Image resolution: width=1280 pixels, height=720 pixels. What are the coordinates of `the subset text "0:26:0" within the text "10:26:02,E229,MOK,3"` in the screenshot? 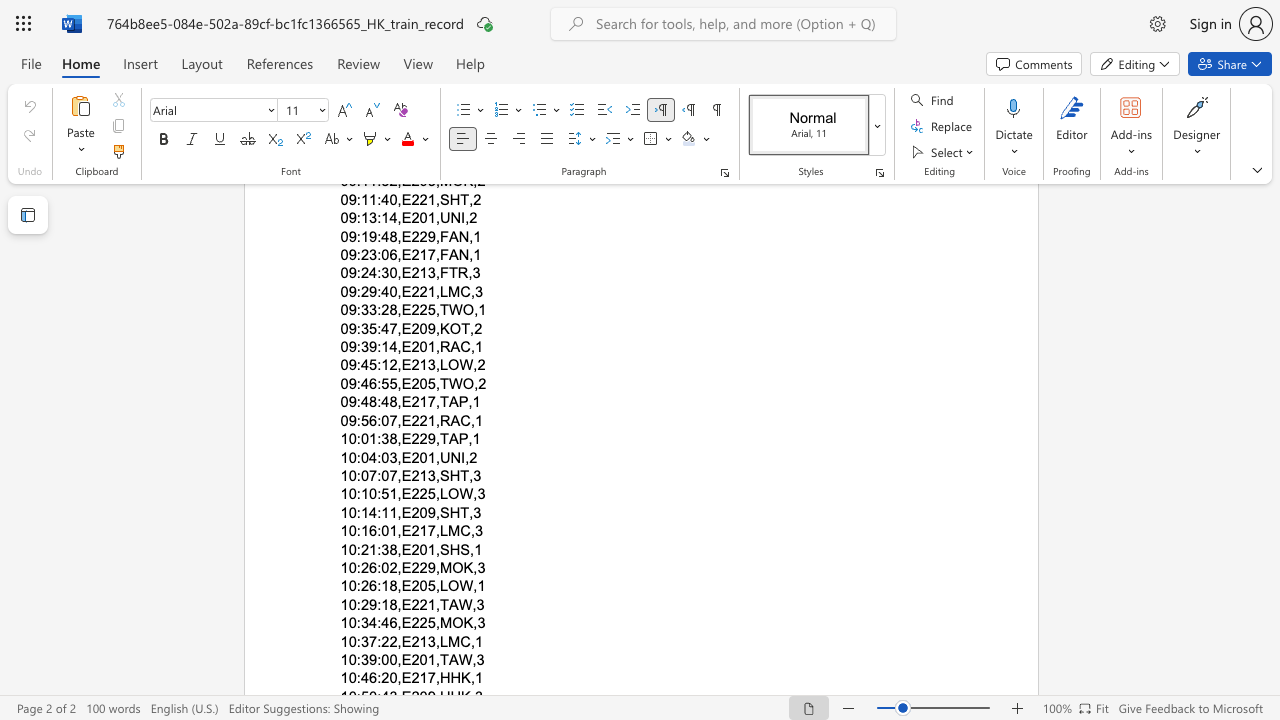 It's located at (348, 567).